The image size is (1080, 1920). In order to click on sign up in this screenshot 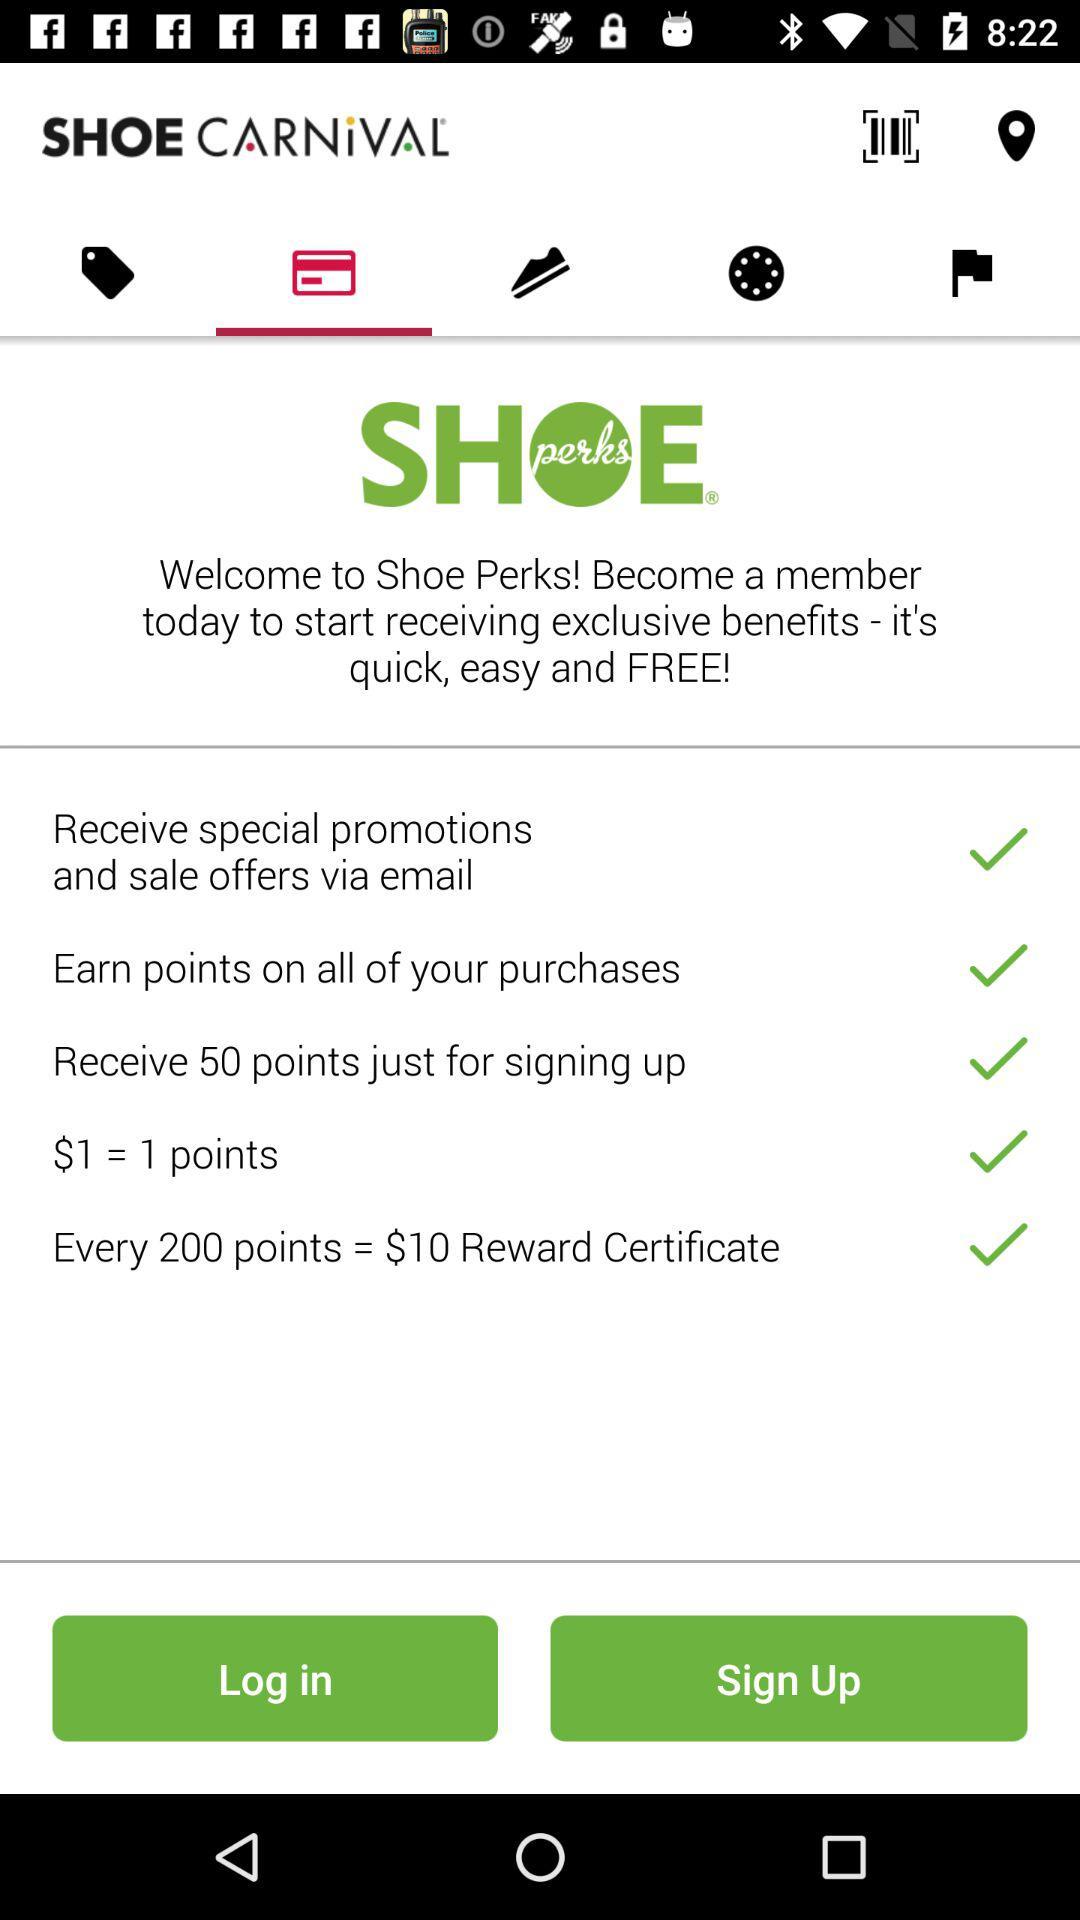, I will do `click(788, 1678)`.